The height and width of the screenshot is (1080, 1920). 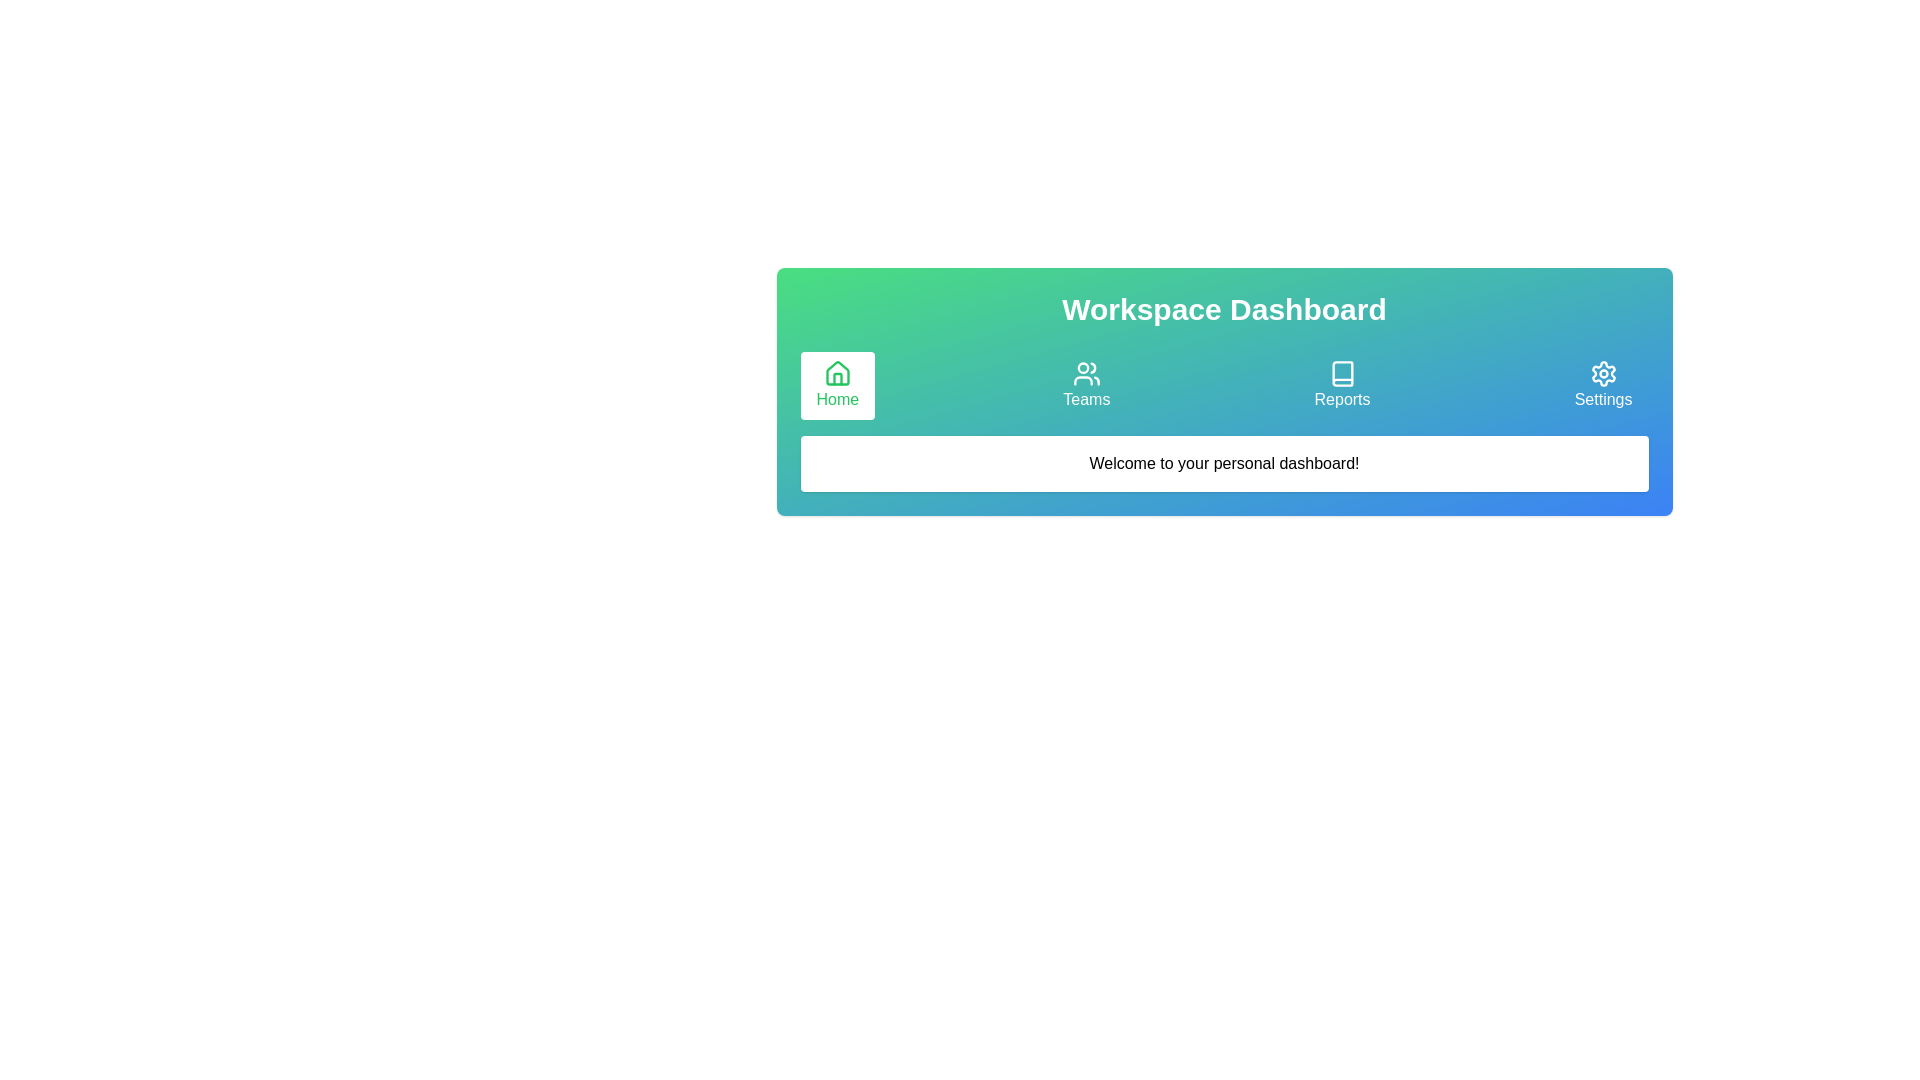 I want to click on the 'Settings' icon located in the top-right section of the header layout, so click(x=1603, y=374).